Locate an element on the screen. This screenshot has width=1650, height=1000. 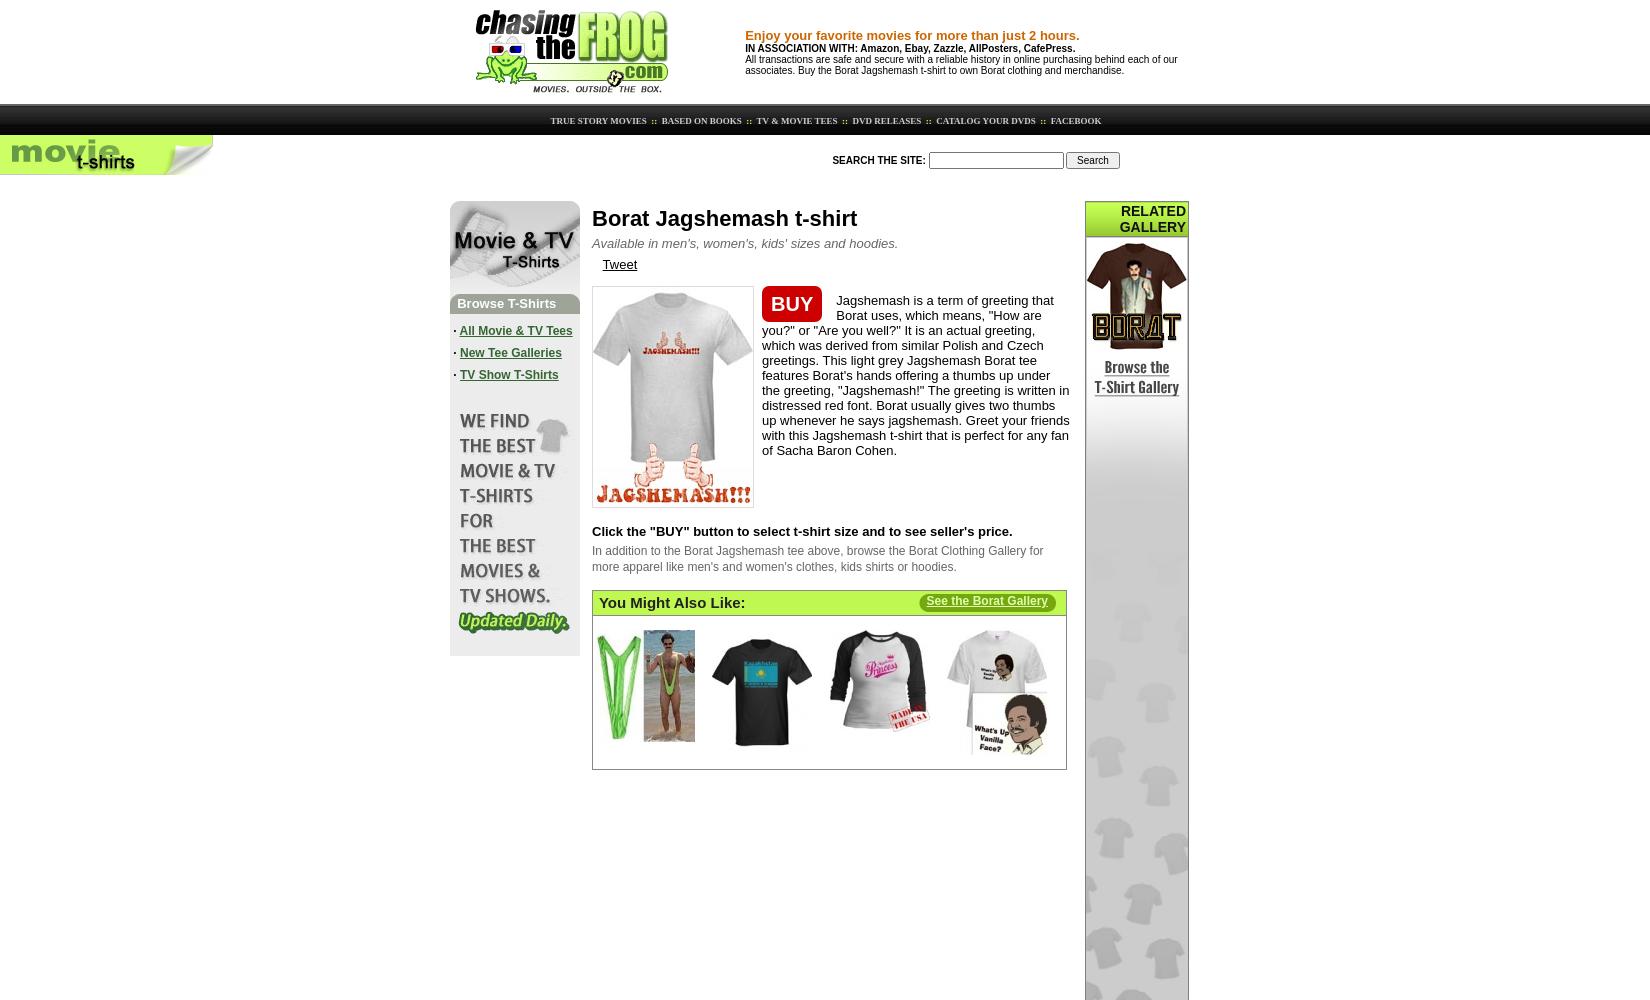
'DVD RELEASES' is located at coordinates (885, 119).